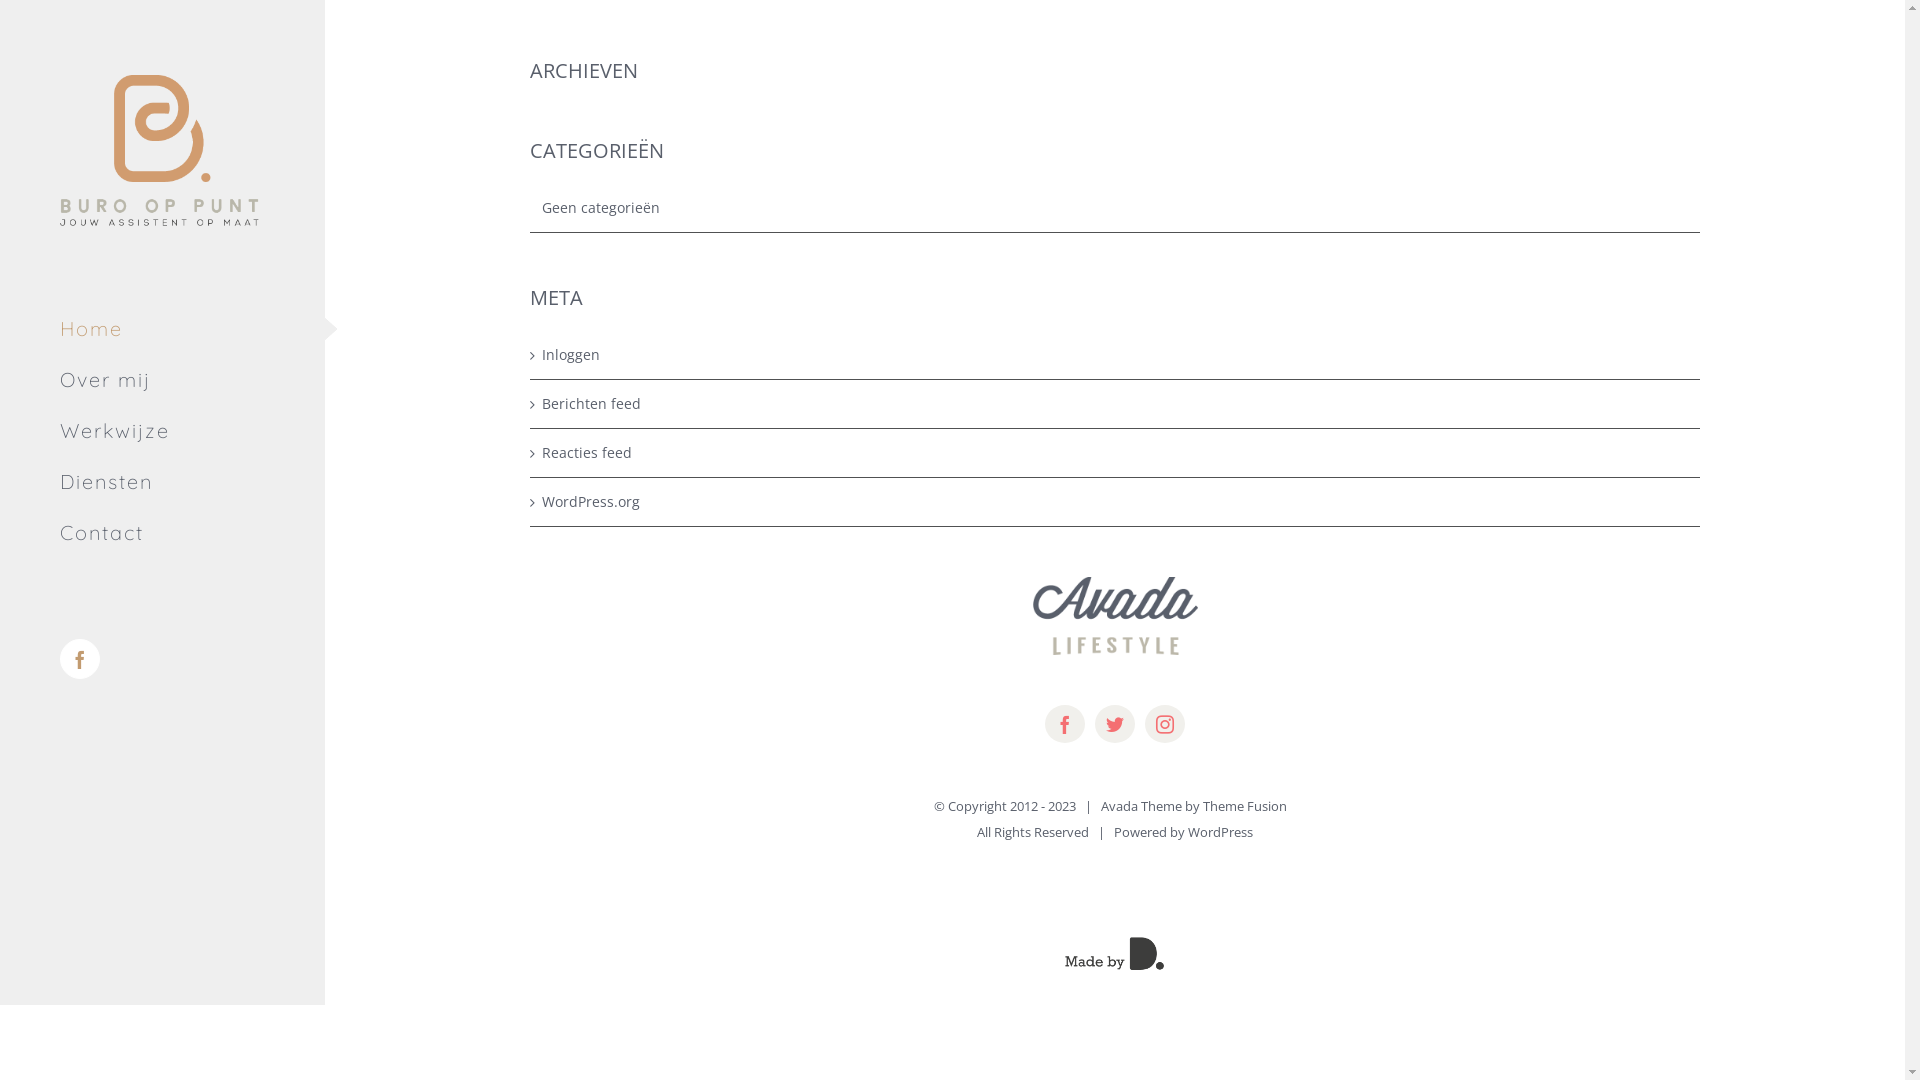  What do you see at coordinates (162, 482) in the screenshot?
I see `'Diensten'` at bounding box center [162, 482].